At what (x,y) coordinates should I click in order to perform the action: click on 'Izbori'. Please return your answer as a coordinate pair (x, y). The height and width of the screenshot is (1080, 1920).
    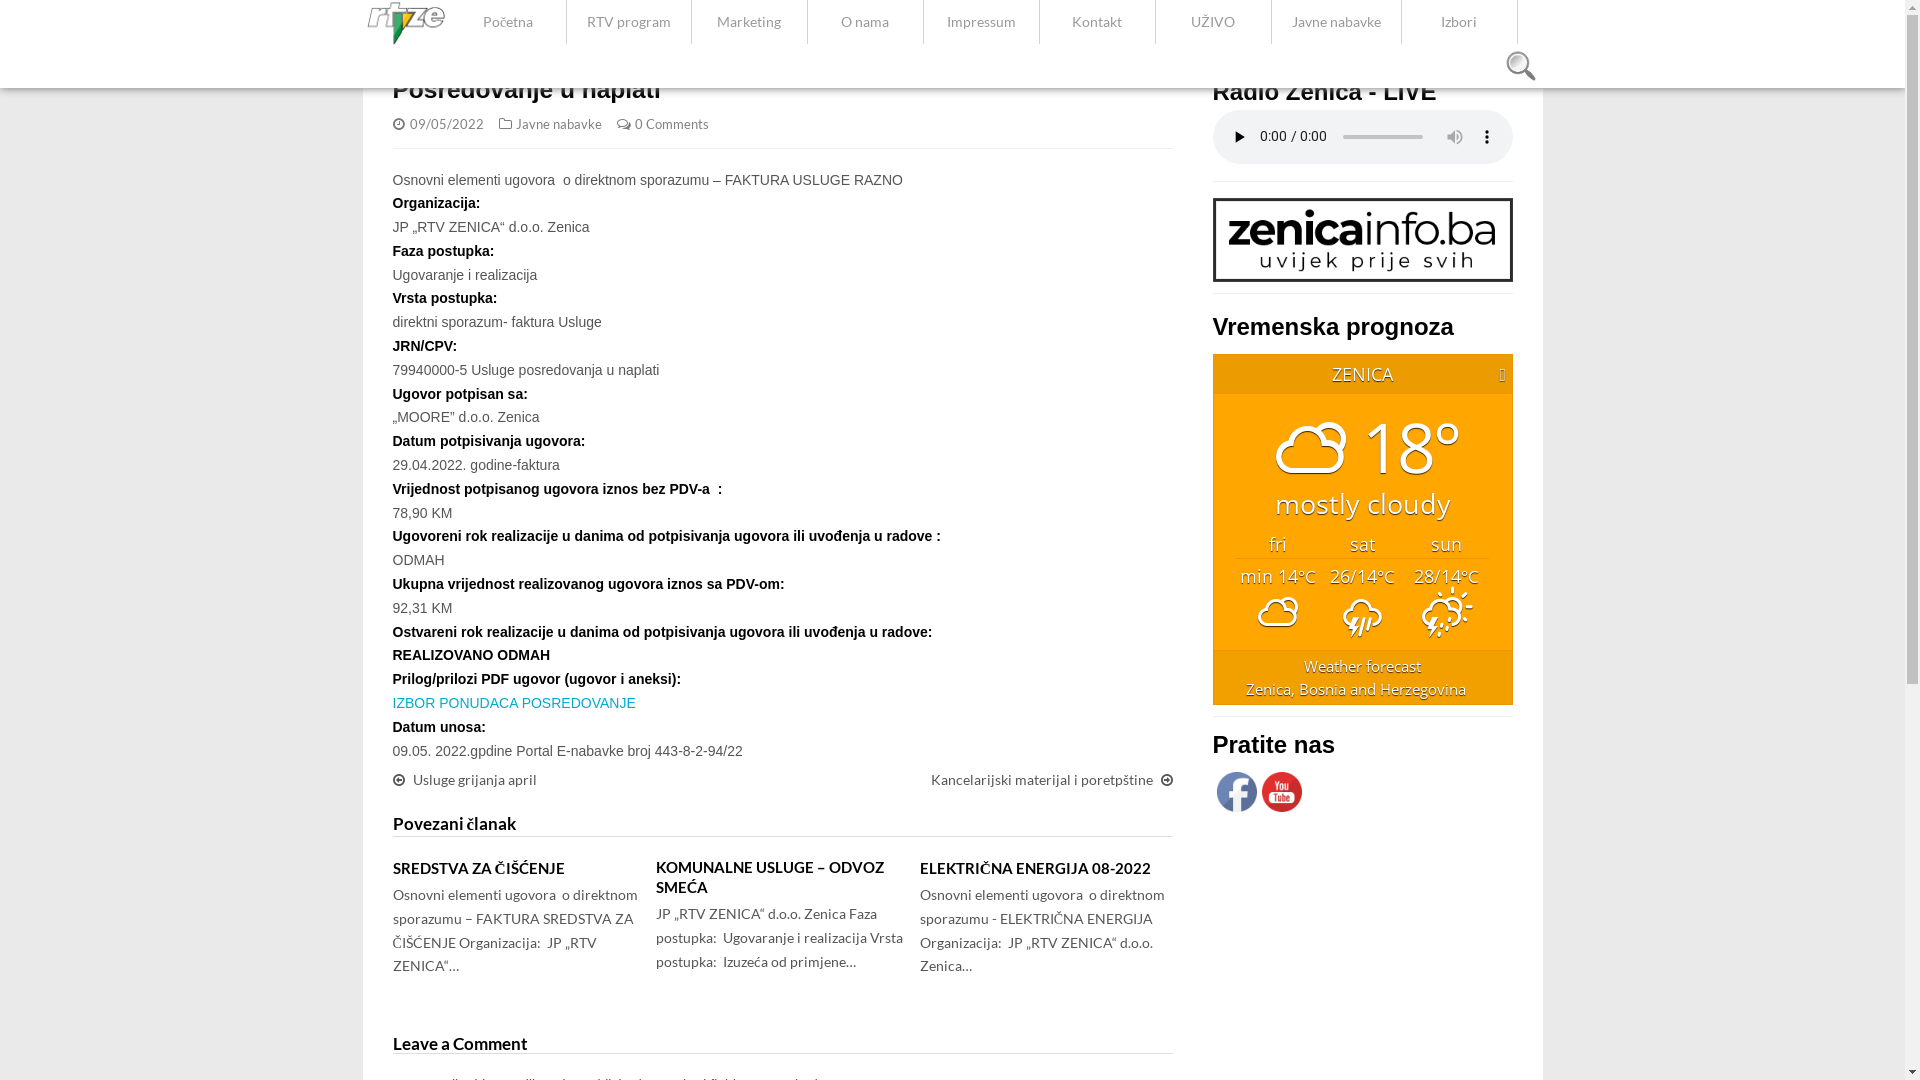
    Looking at the image, I should click on (1459, 22).